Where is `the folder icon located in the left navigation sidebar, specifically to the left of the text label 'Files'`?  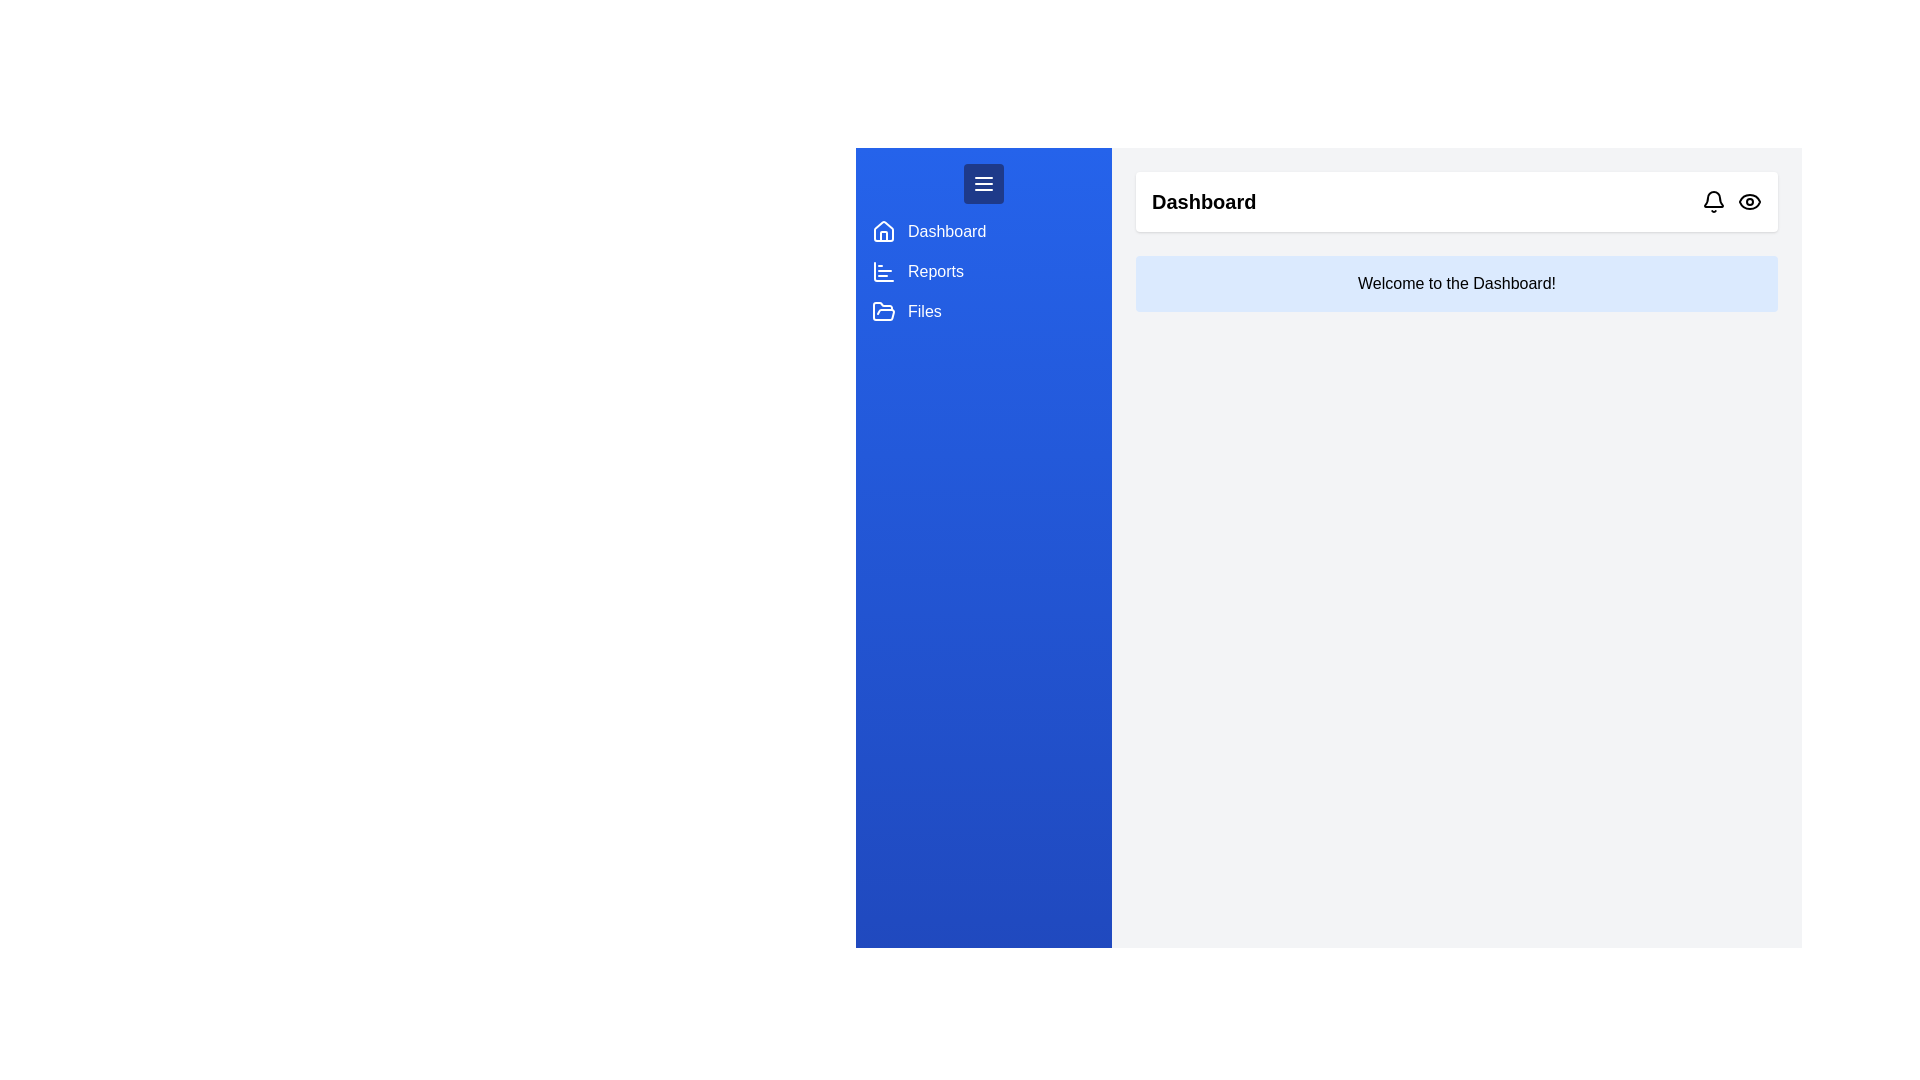 the folder icon located in the left navigation sidebar, specifically to the left of the text label 'Files' is located at coordinates (882, 311).